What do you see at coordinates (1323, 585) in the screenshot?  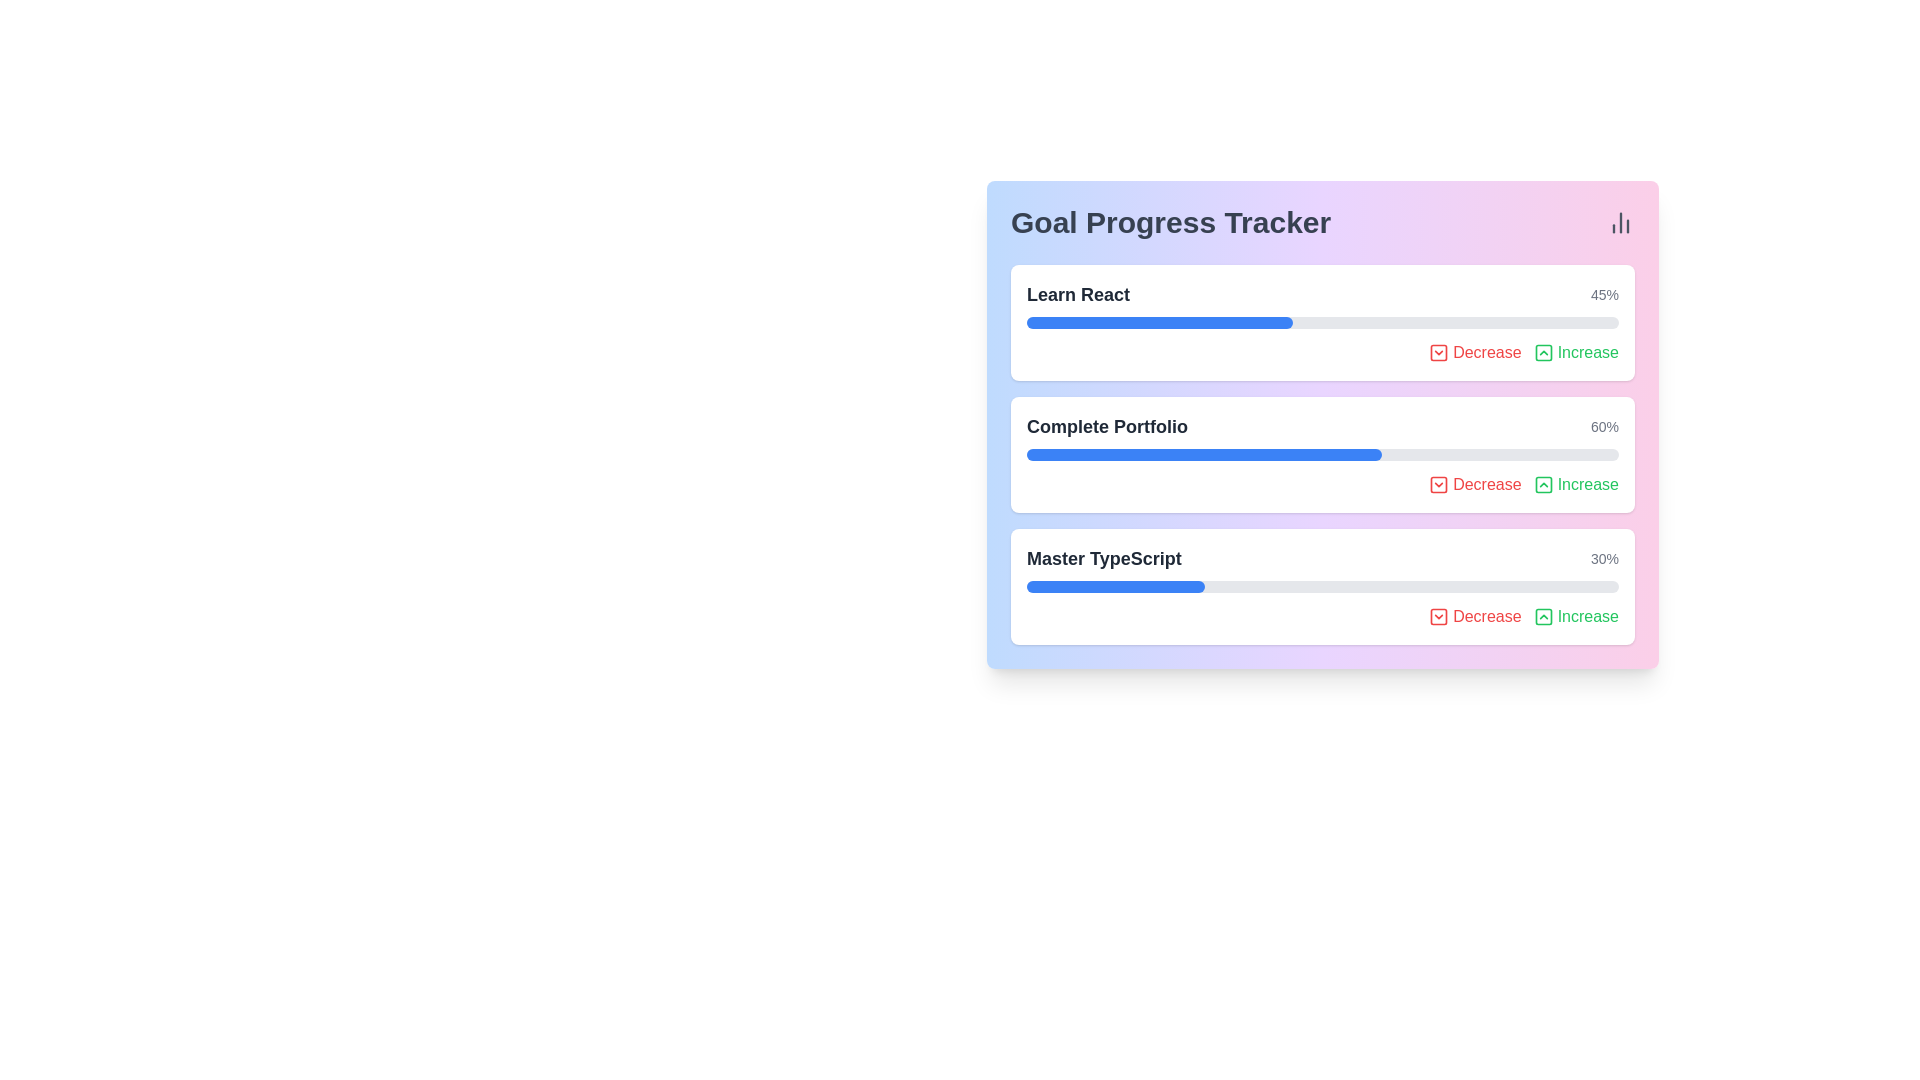 I see `the progress bar of the Progress tracker card, which displays the progress in mastering TypeScript` at bounding box center [1323, 585].